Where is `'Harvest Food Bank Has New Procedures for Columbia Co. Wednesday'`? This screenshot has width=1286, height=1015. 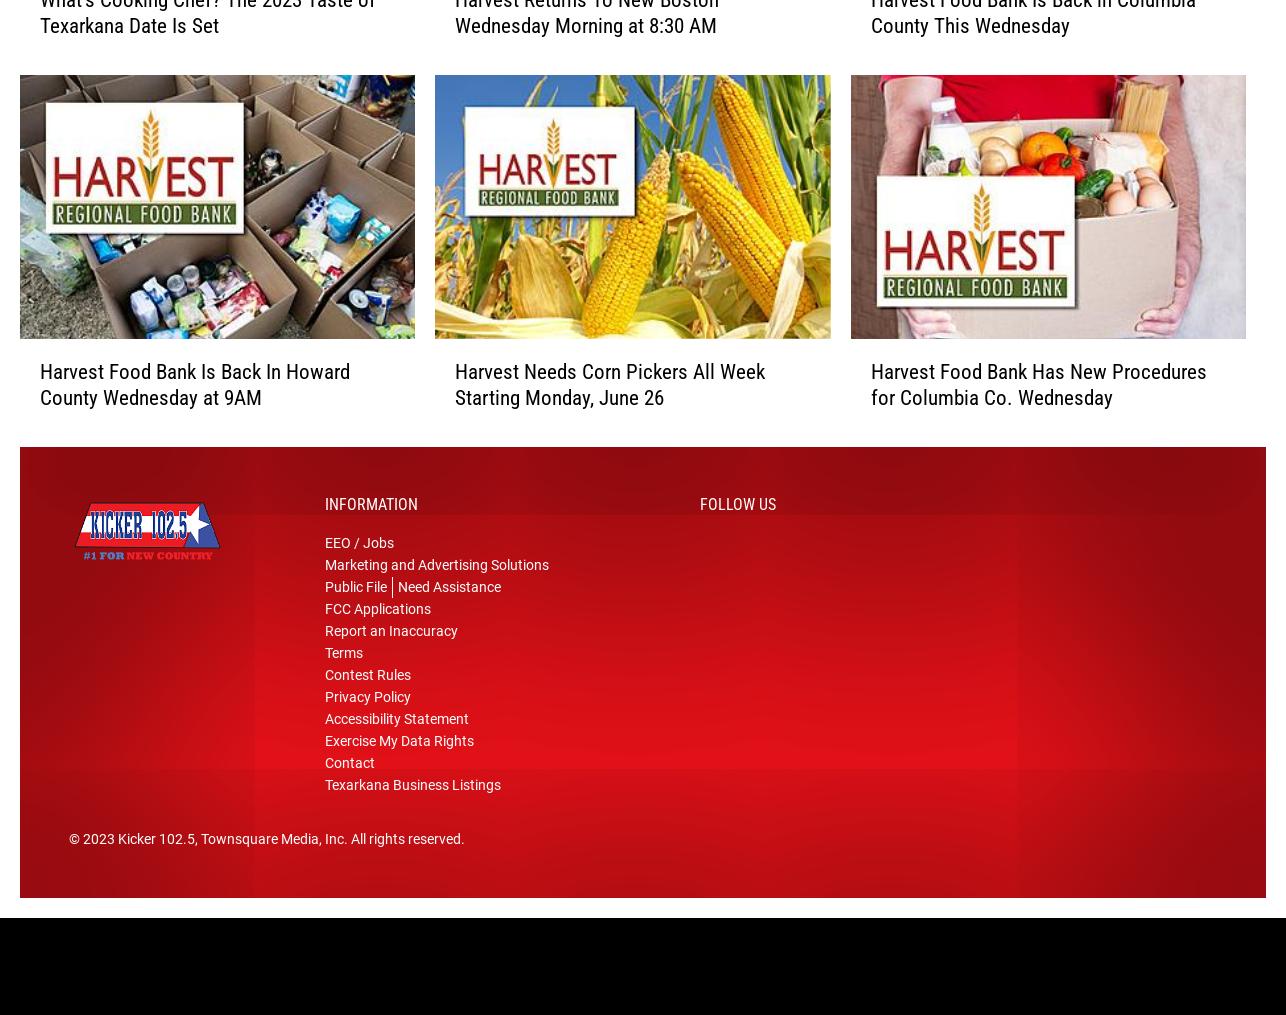 'Harvest Food Bank Has New Procedures for Columbia Co. Wednesday' is located at coordinates (1037, 393).